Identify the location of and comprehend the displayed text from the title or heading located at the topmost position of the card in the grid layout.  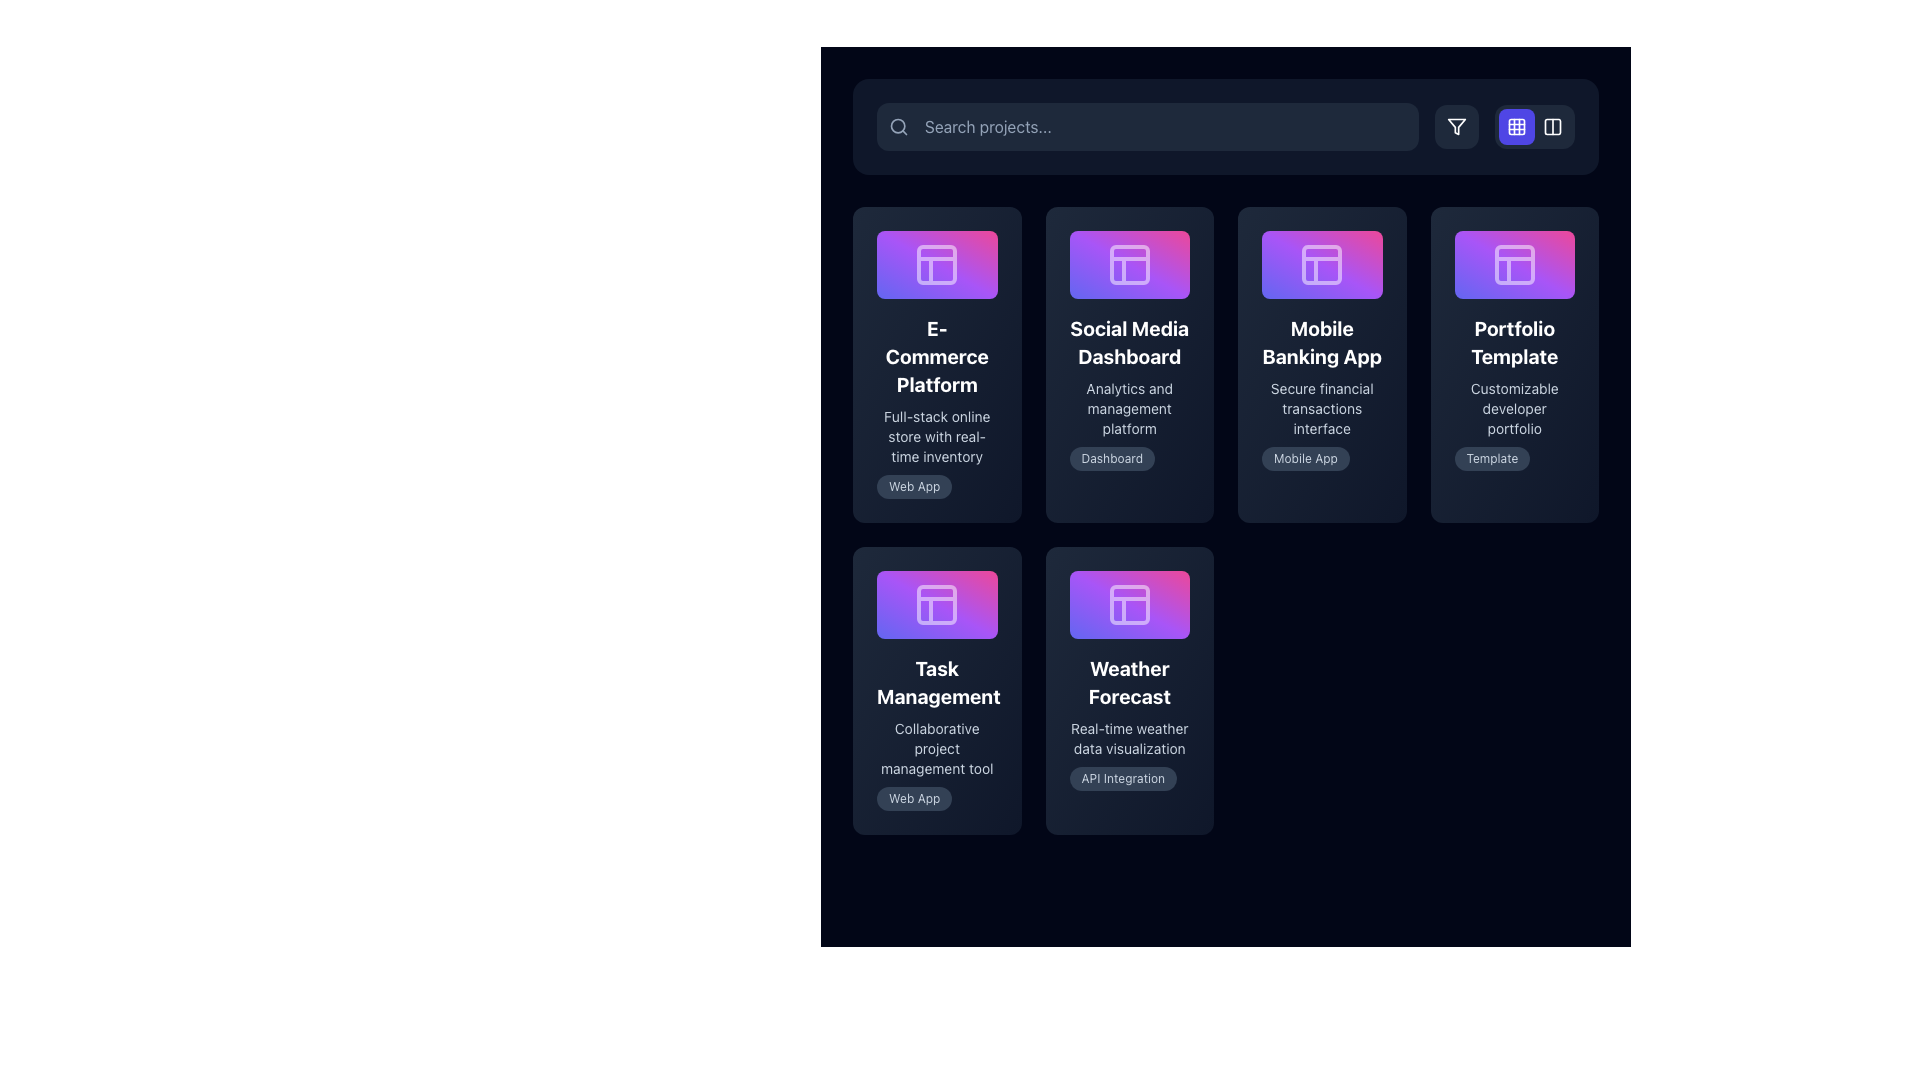
(936, 355).